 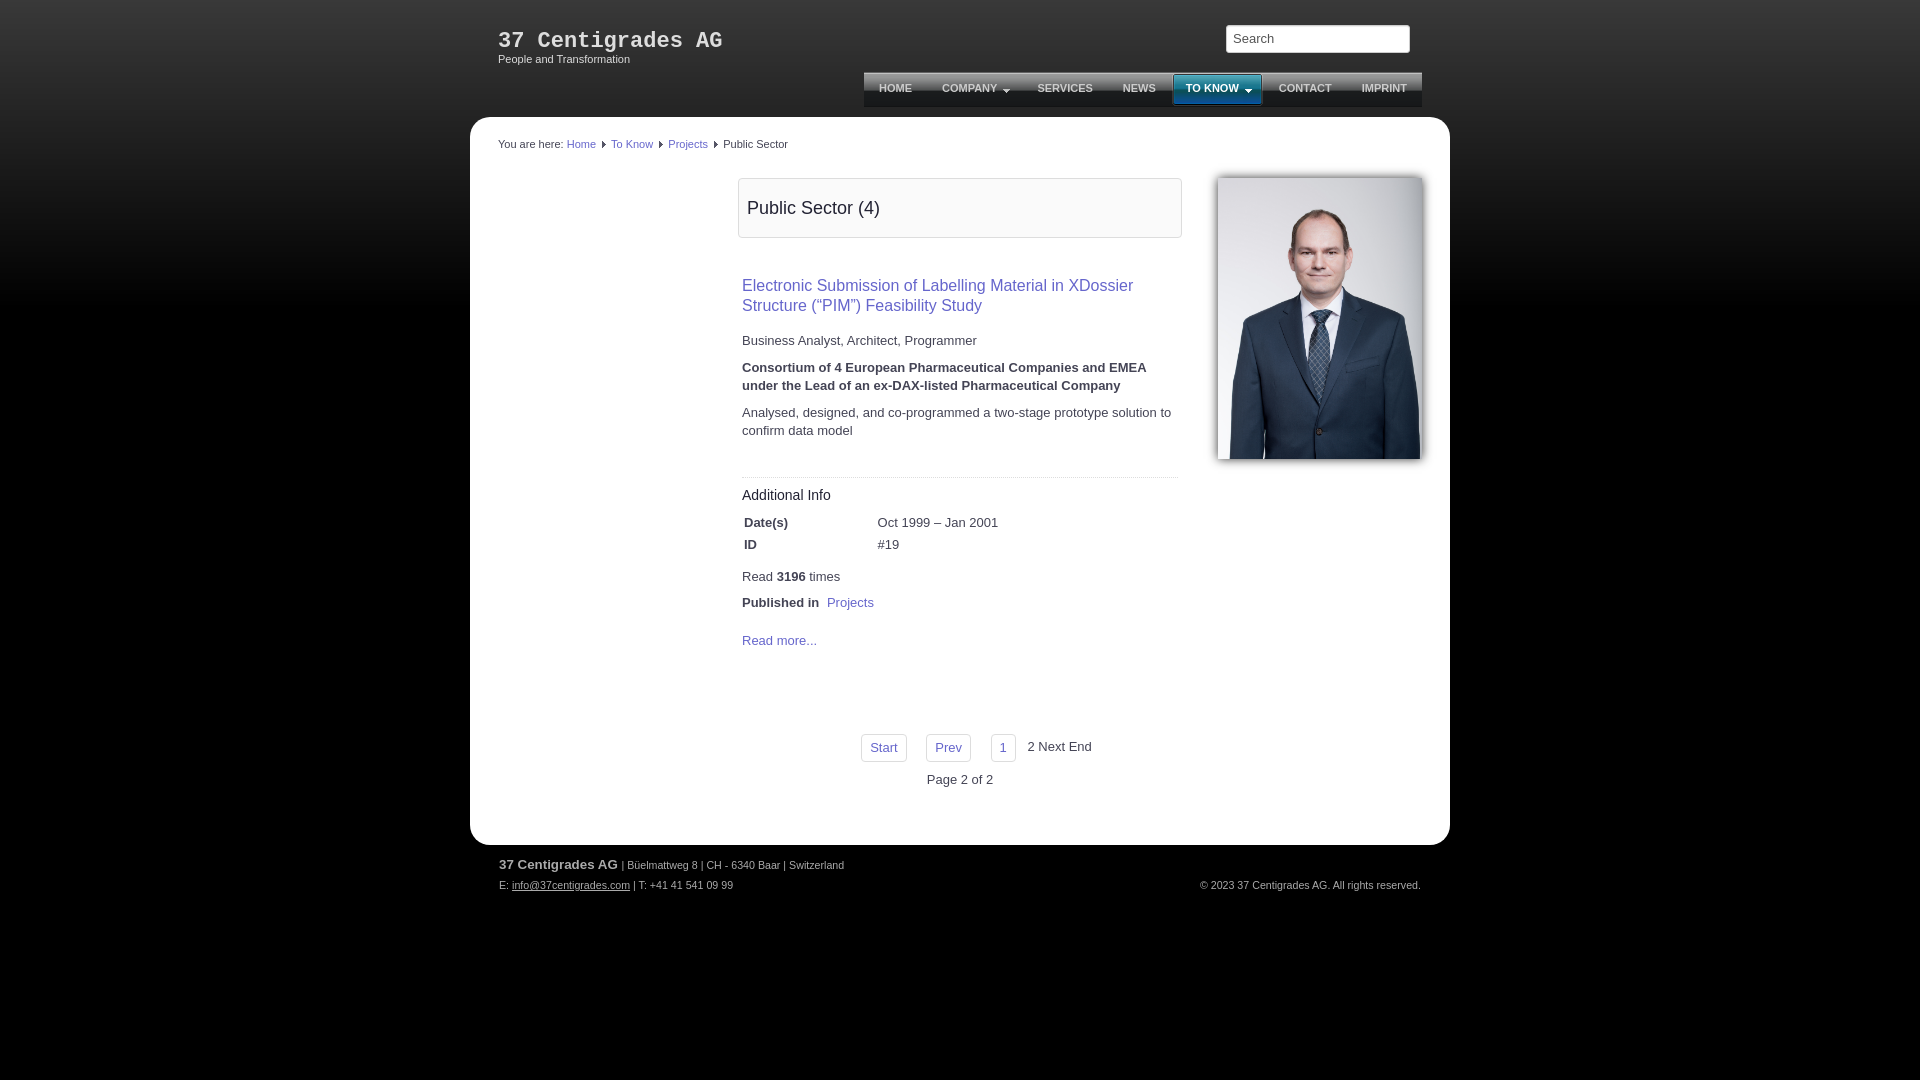 I want to click on 'Start', so click(x=882, y=748).